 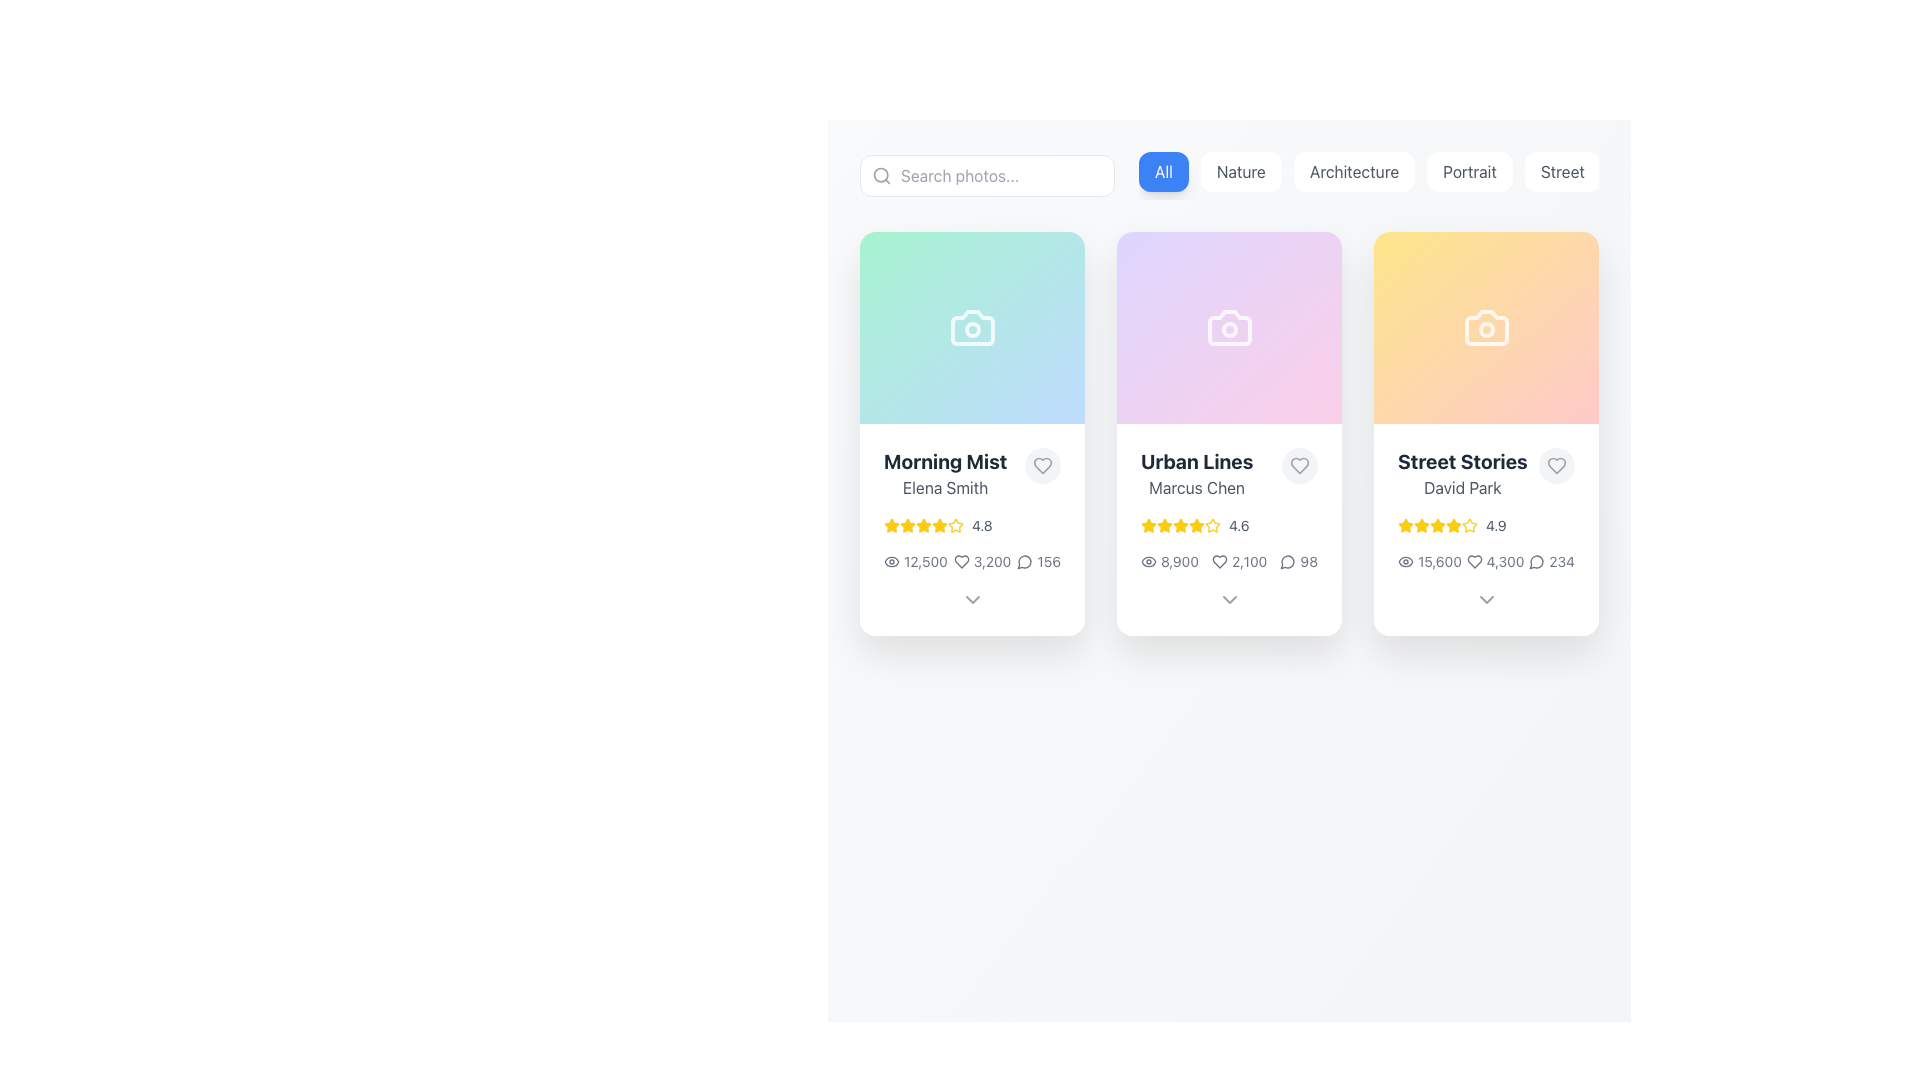 What do you see at coordinates (1163, 171) in the screenshot?
I see `the blue button labeled 'All'` at bounding box center [1163, 171].